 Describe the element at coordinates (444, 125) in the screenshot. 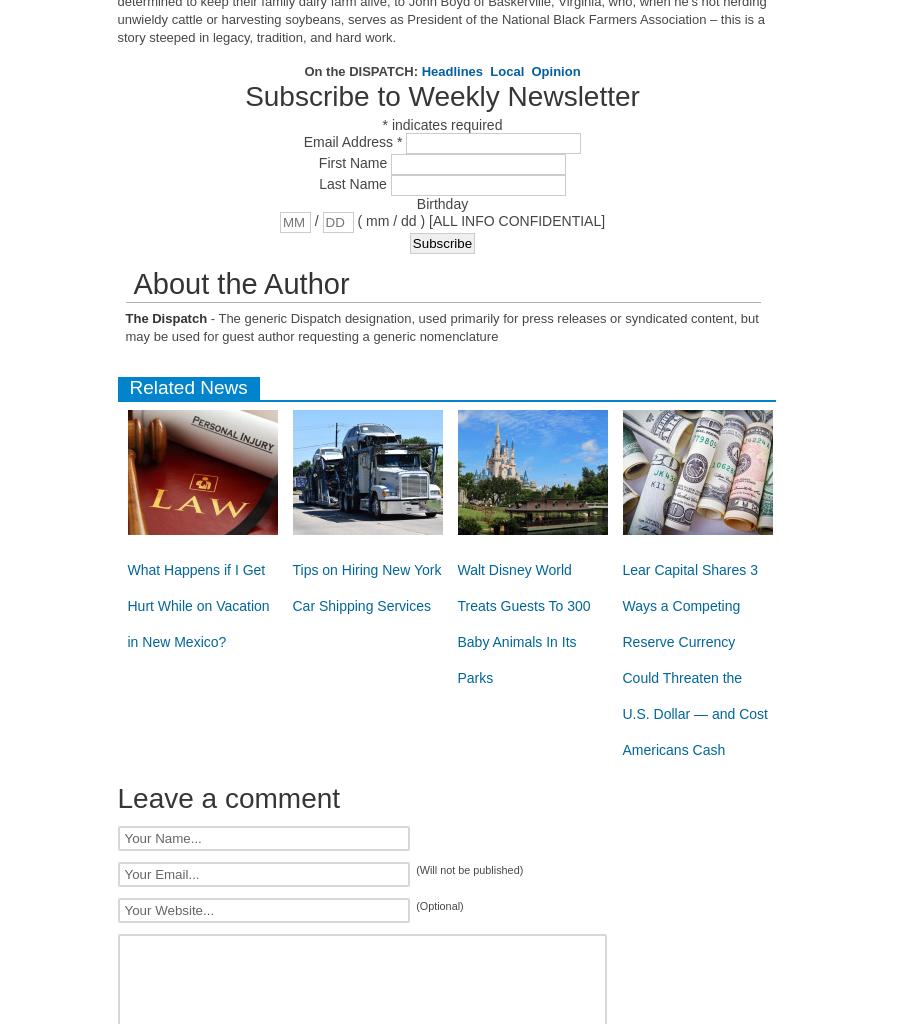

I see `'indicates required'` at that location.